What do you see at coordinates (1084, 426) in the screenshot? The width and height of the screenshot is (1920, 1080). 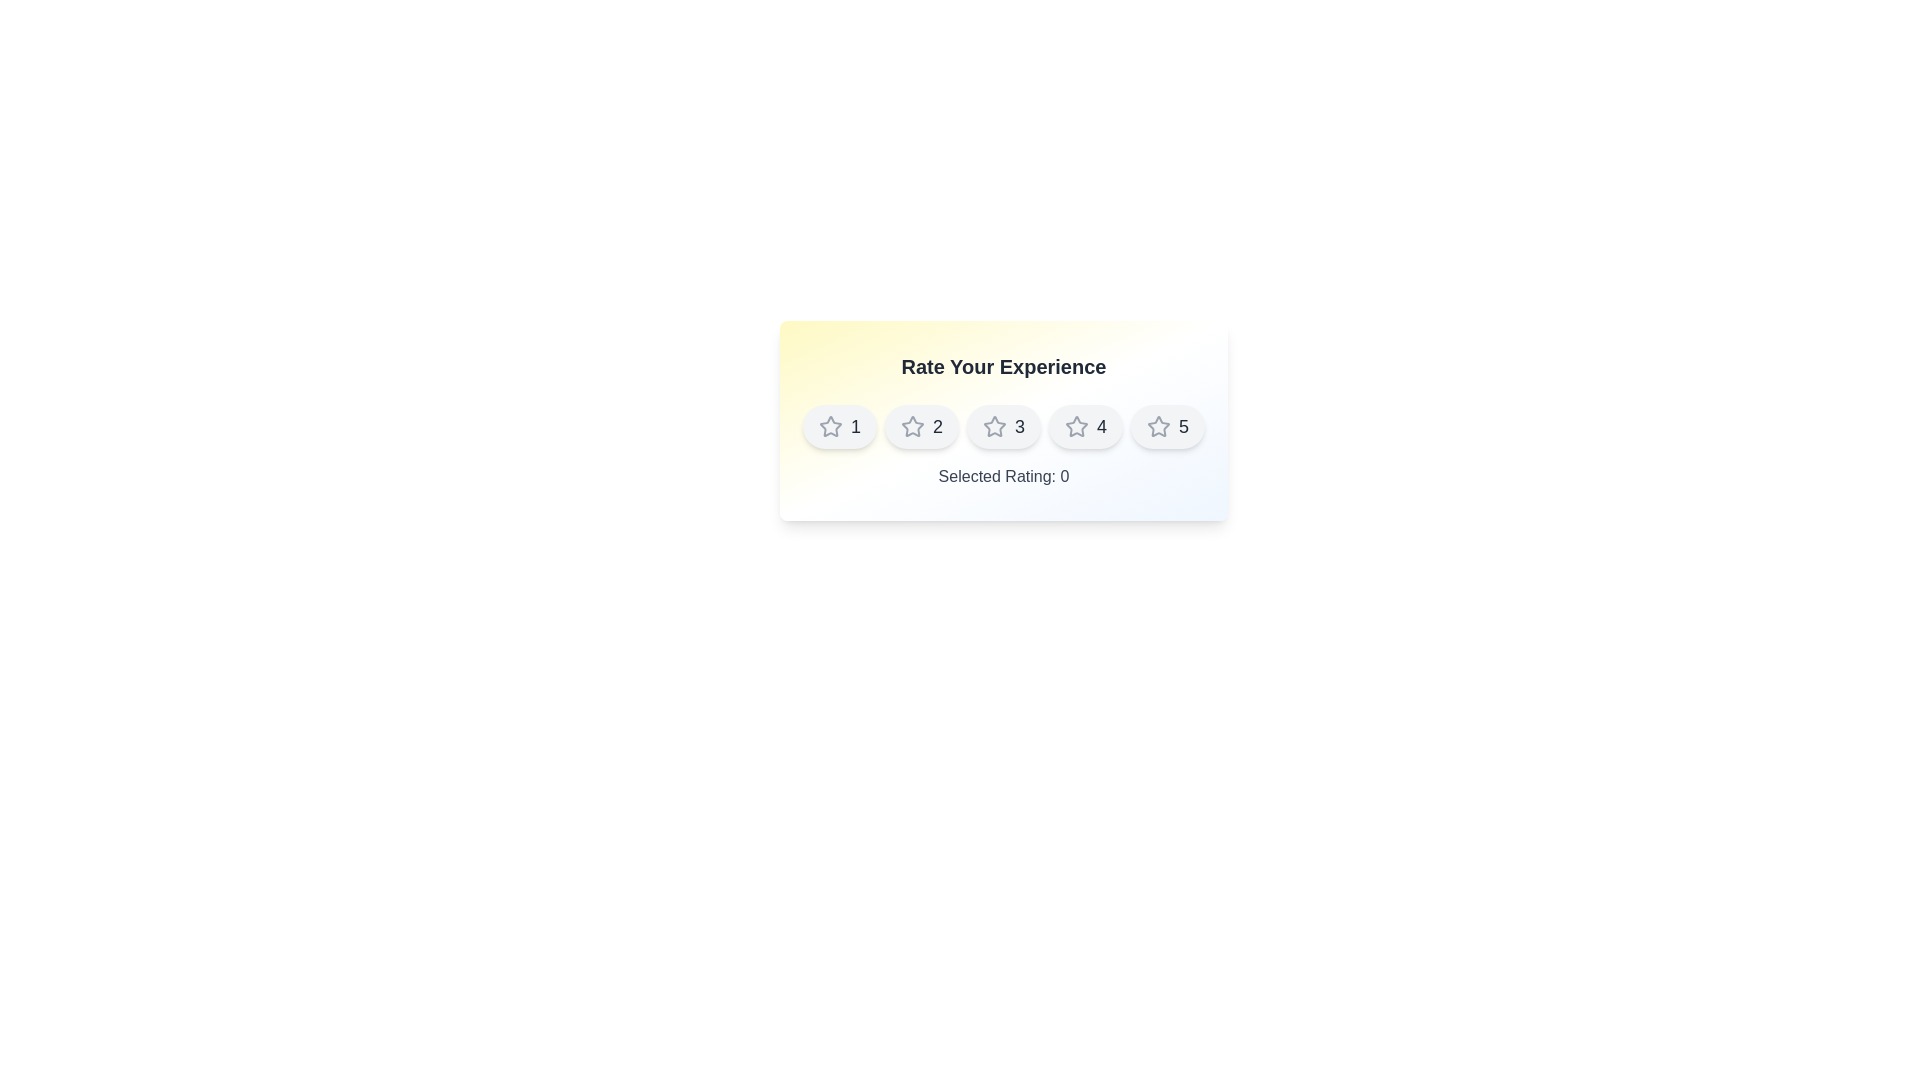 I see `the star corresponding to the rating value 4` at bounding box center [1084, 426].